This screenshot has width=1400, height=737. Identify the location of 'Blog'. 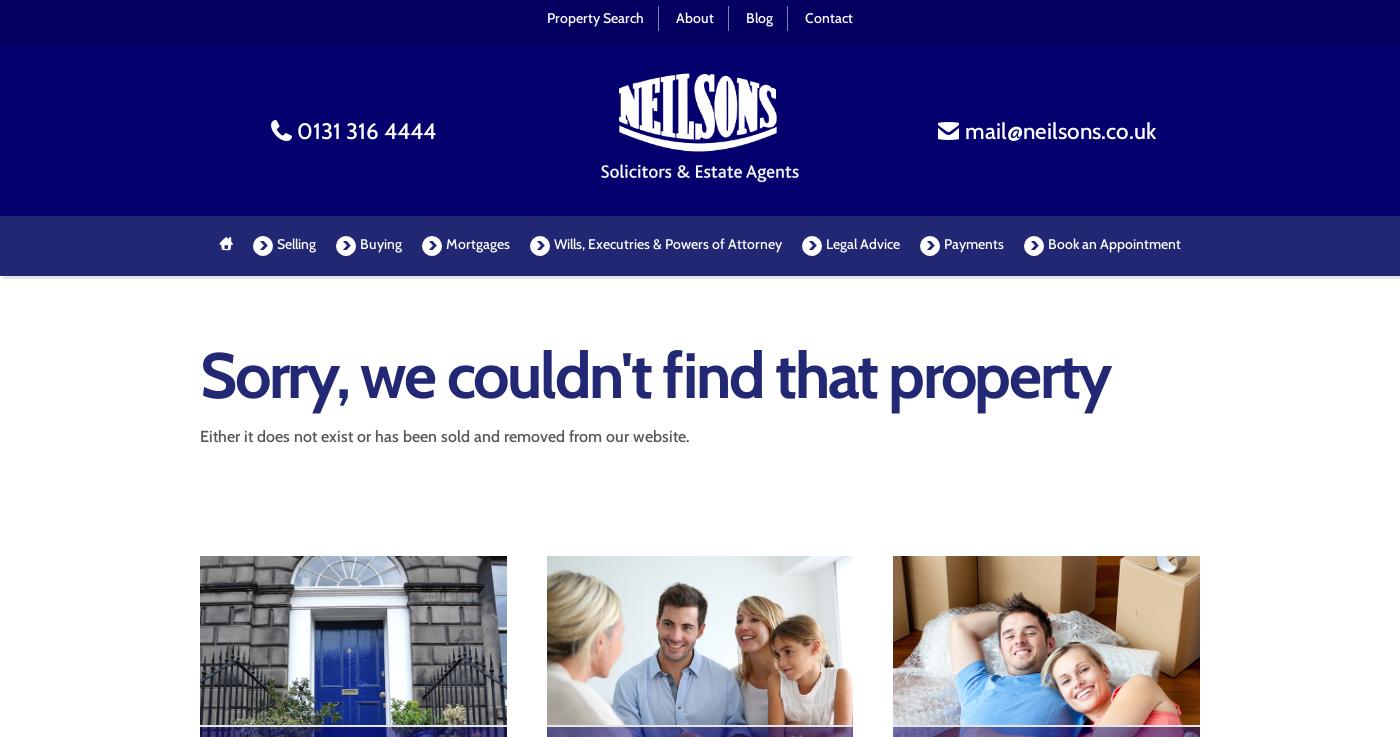
(759, 16).